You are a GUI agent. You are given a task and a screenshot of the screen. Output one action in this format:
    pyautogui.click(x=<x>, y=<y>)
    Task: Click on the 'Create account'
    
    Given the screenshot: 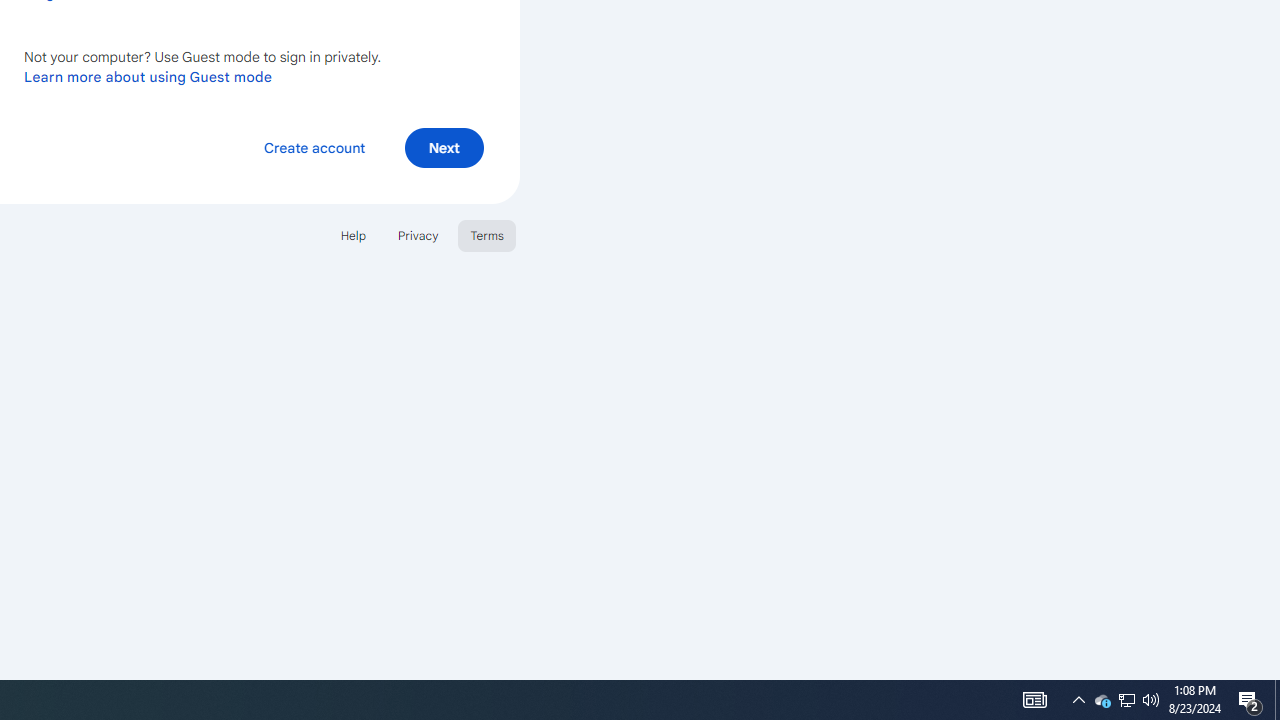 What is the action you would take?
    pyautogui.click(x=313, y=146)
    